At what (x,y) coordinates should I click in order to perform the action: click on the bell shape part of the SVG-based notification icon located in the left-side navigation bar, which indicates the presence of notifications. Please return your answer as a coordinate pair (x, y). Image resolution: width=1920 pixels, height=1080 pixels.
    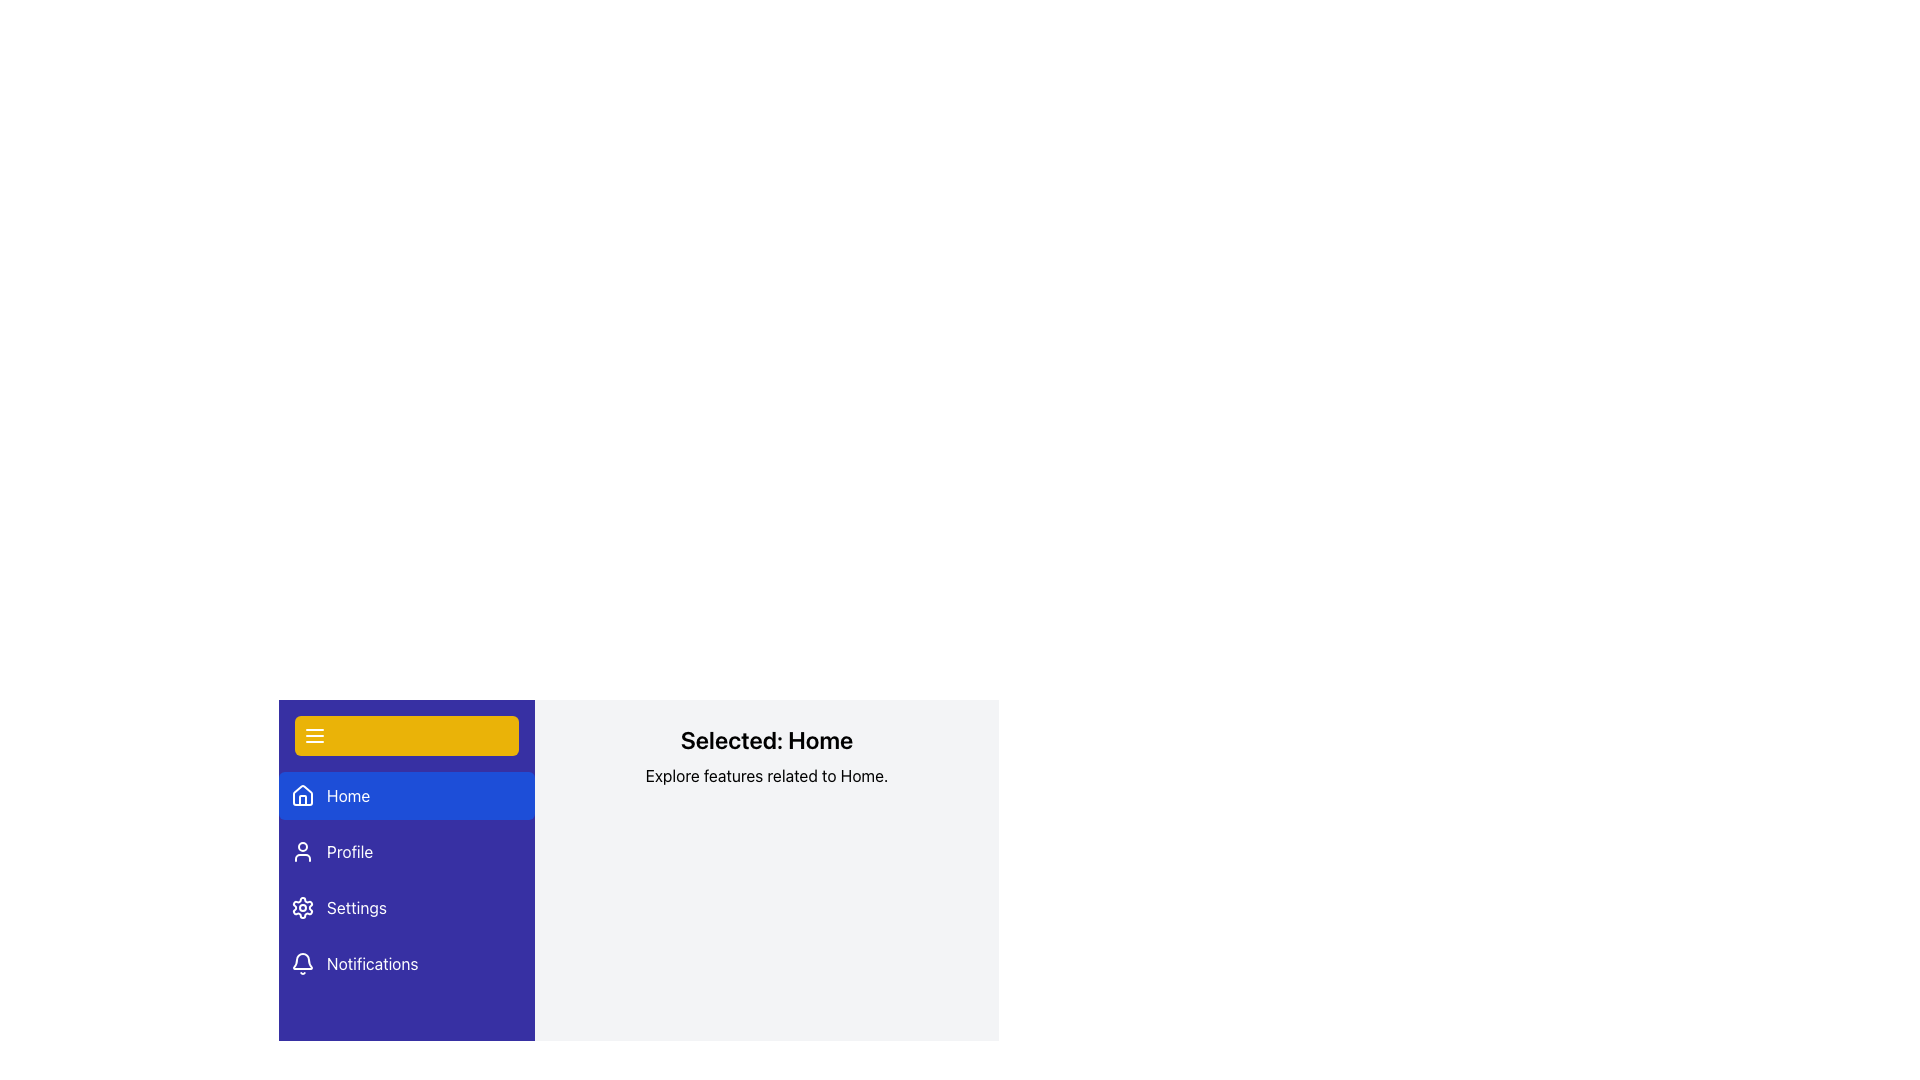
    Looking at the image, I should click on (301, 960).